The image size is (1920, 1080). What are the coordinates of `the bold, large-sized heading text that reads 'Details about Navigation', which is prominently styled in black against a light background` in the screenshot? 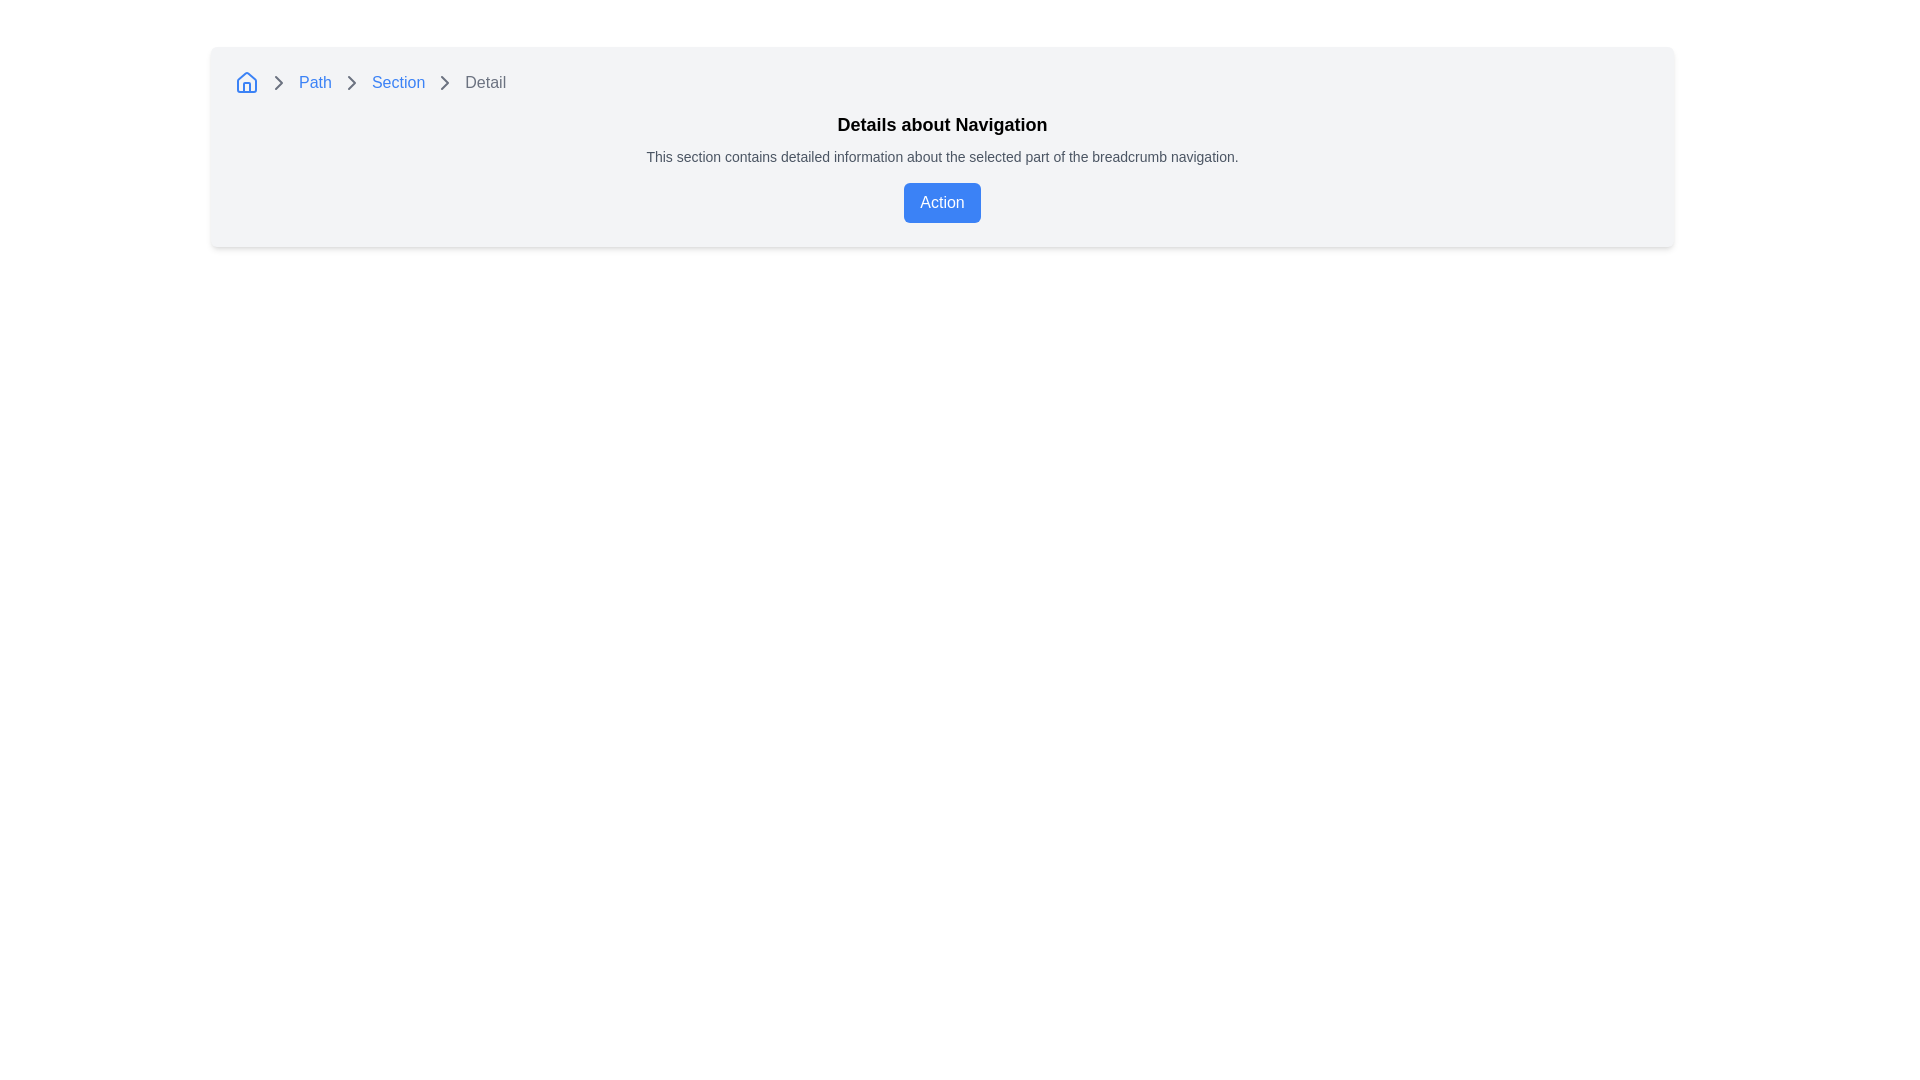 It's located at (941, 124).